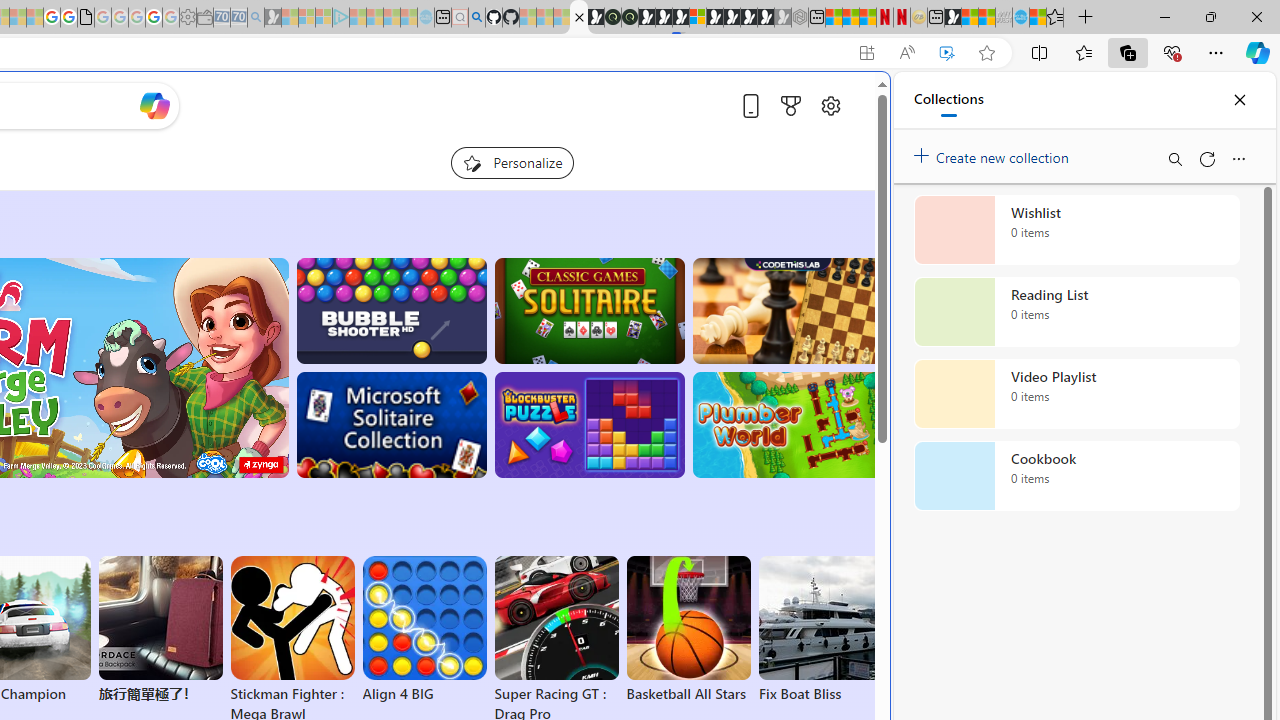 The width and height of the screenshot is (1280, 720). What do you see at coordinates (1076, 312) in the screenshot?
I see `'Reading List collection, 0 items'` at bounding box center [1076, 312].